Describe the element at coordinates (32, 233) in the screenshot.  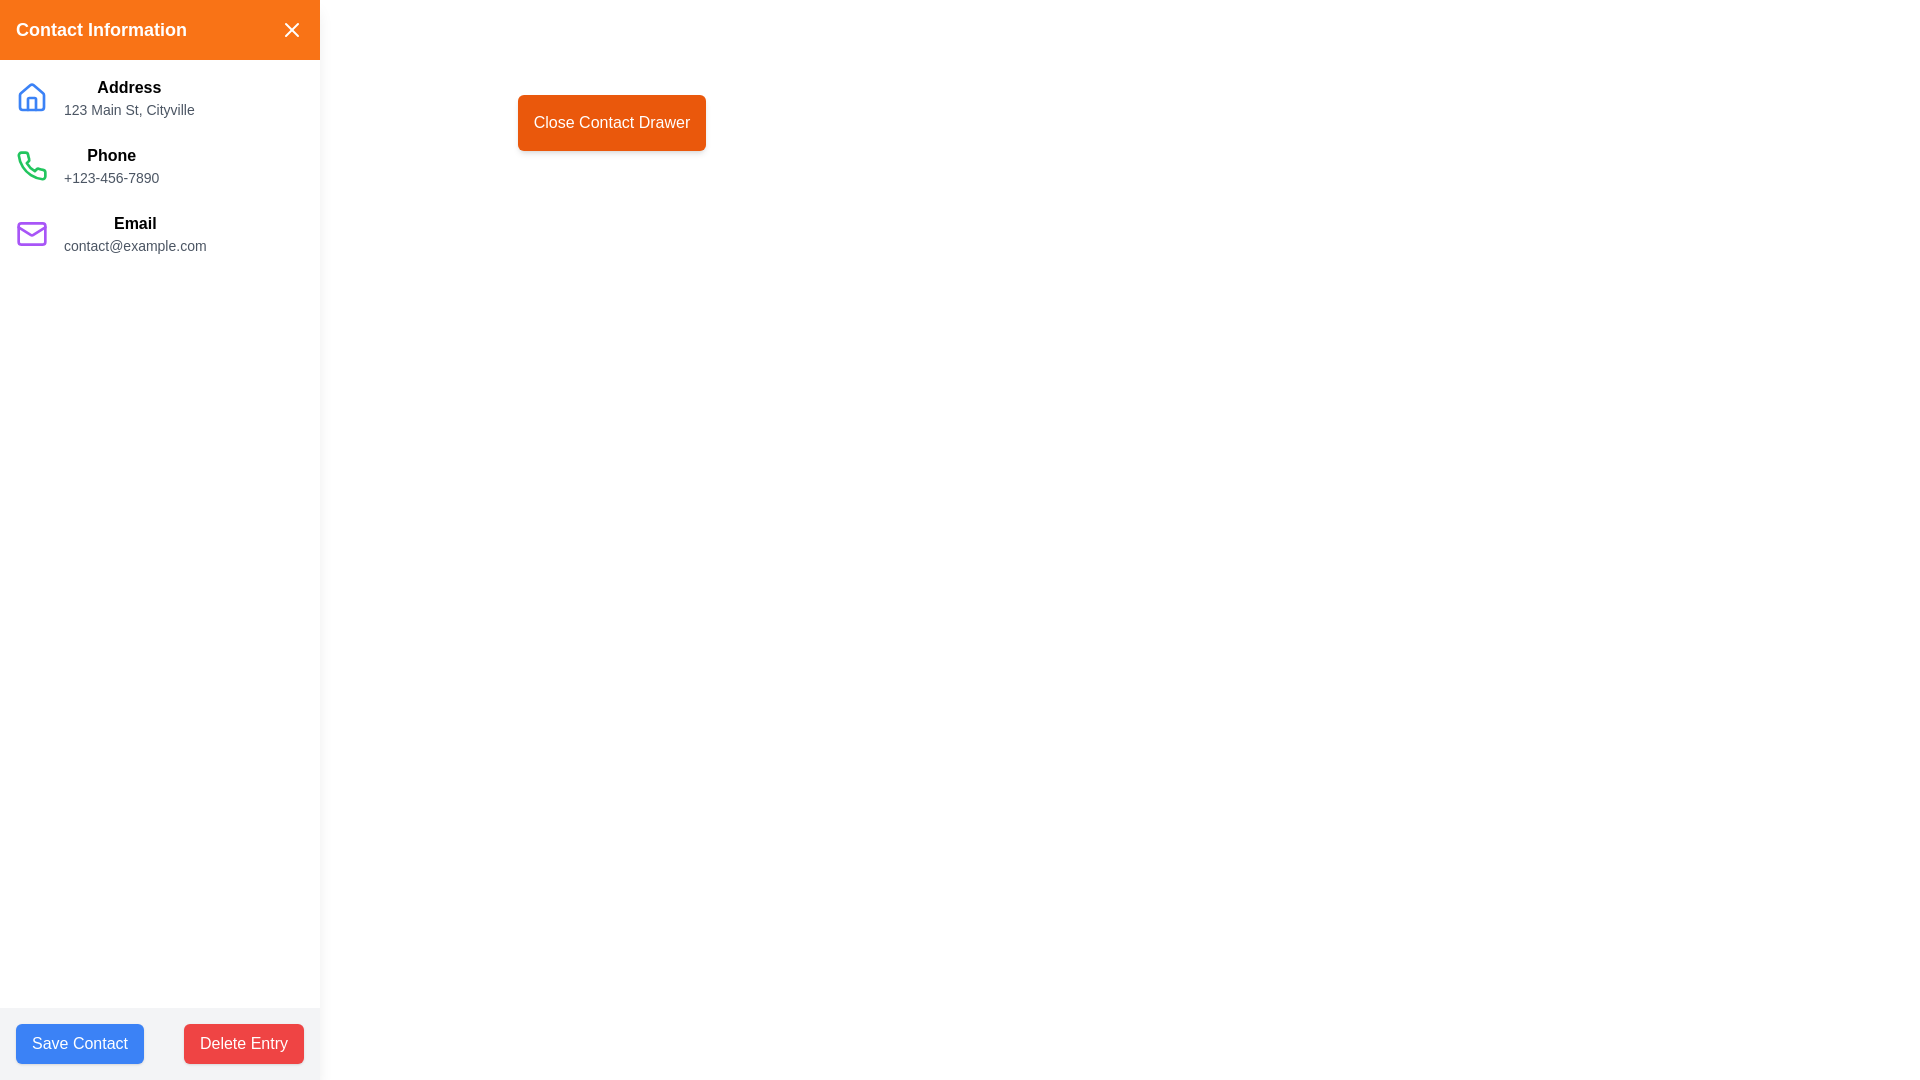
I see `the purple envelope icon located to the left of the 'Email' label and 'contact@example.com' in the contact information panel` at that location.